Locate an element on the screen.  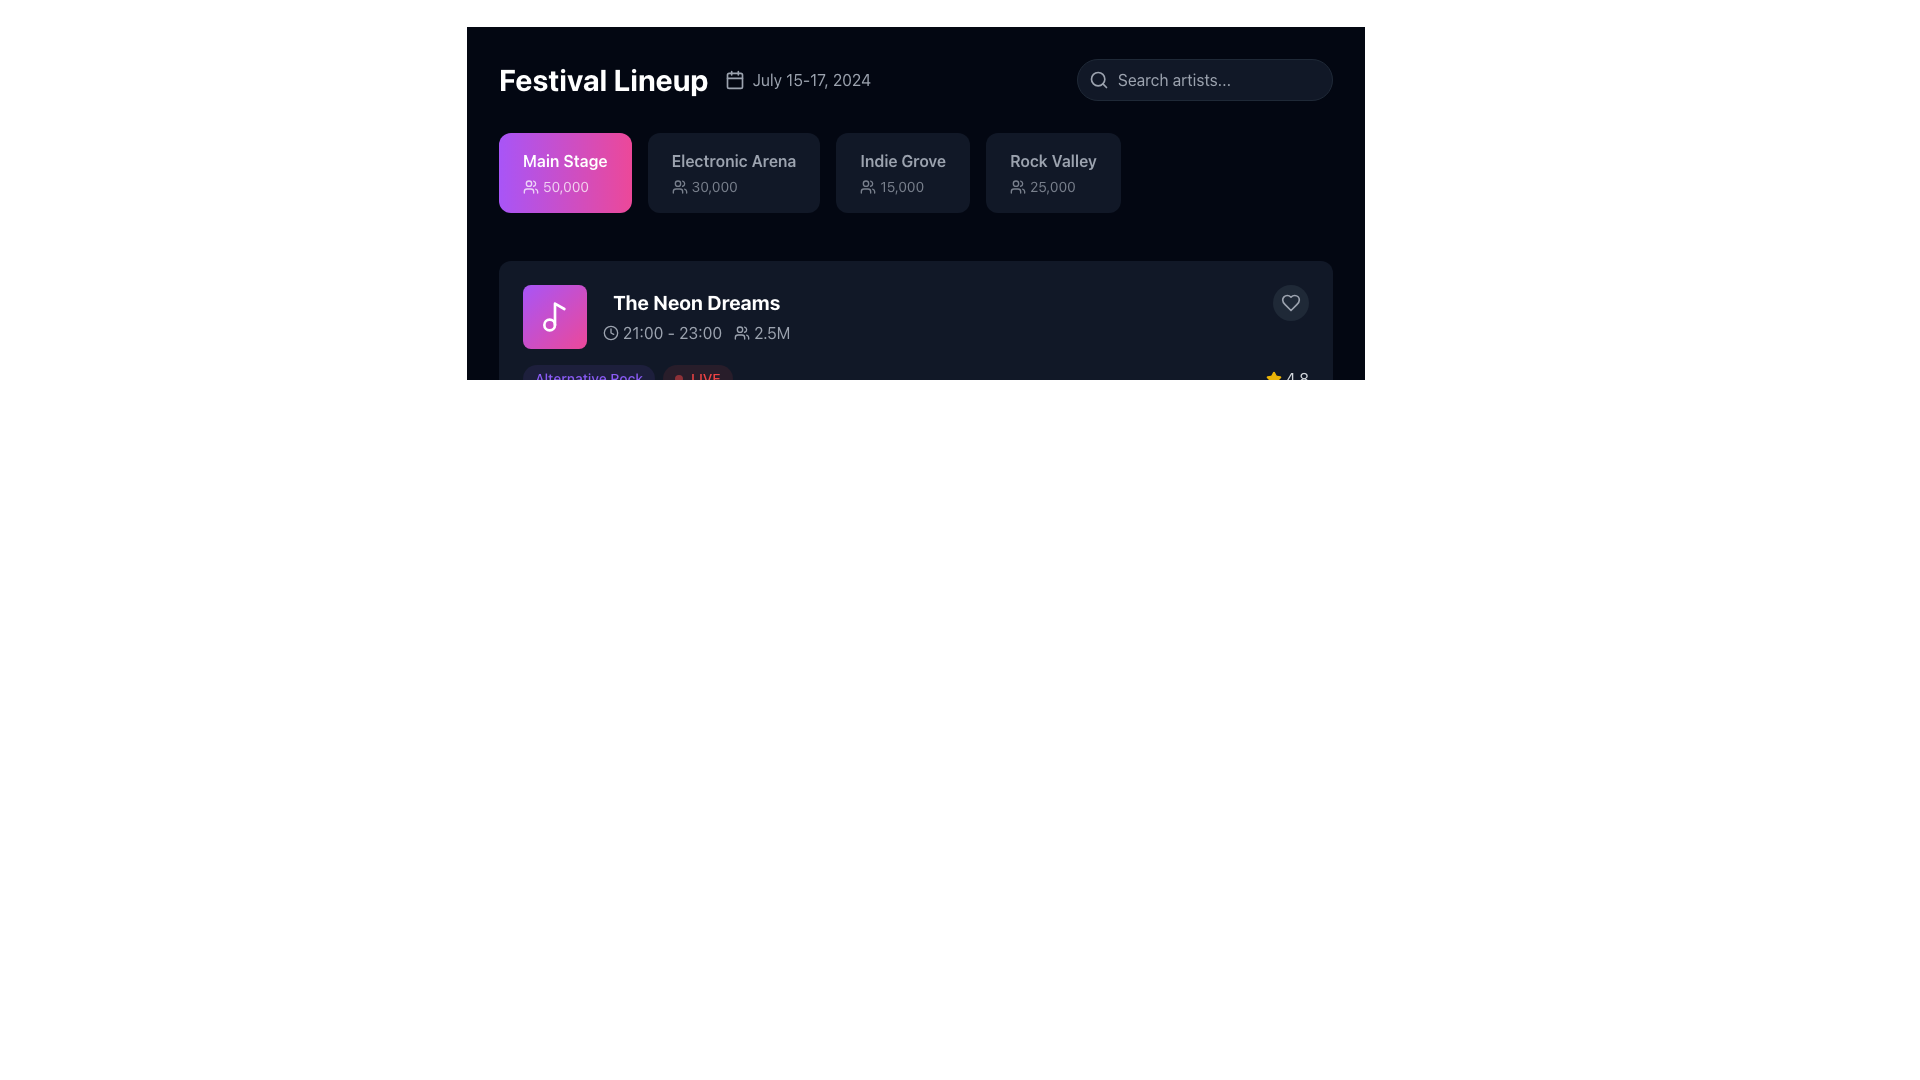
the state change of the 'like' icon located in the upper-right corner of the 'The Neon Dreams' section by interacting with it is located at coordinates (1291, 303).